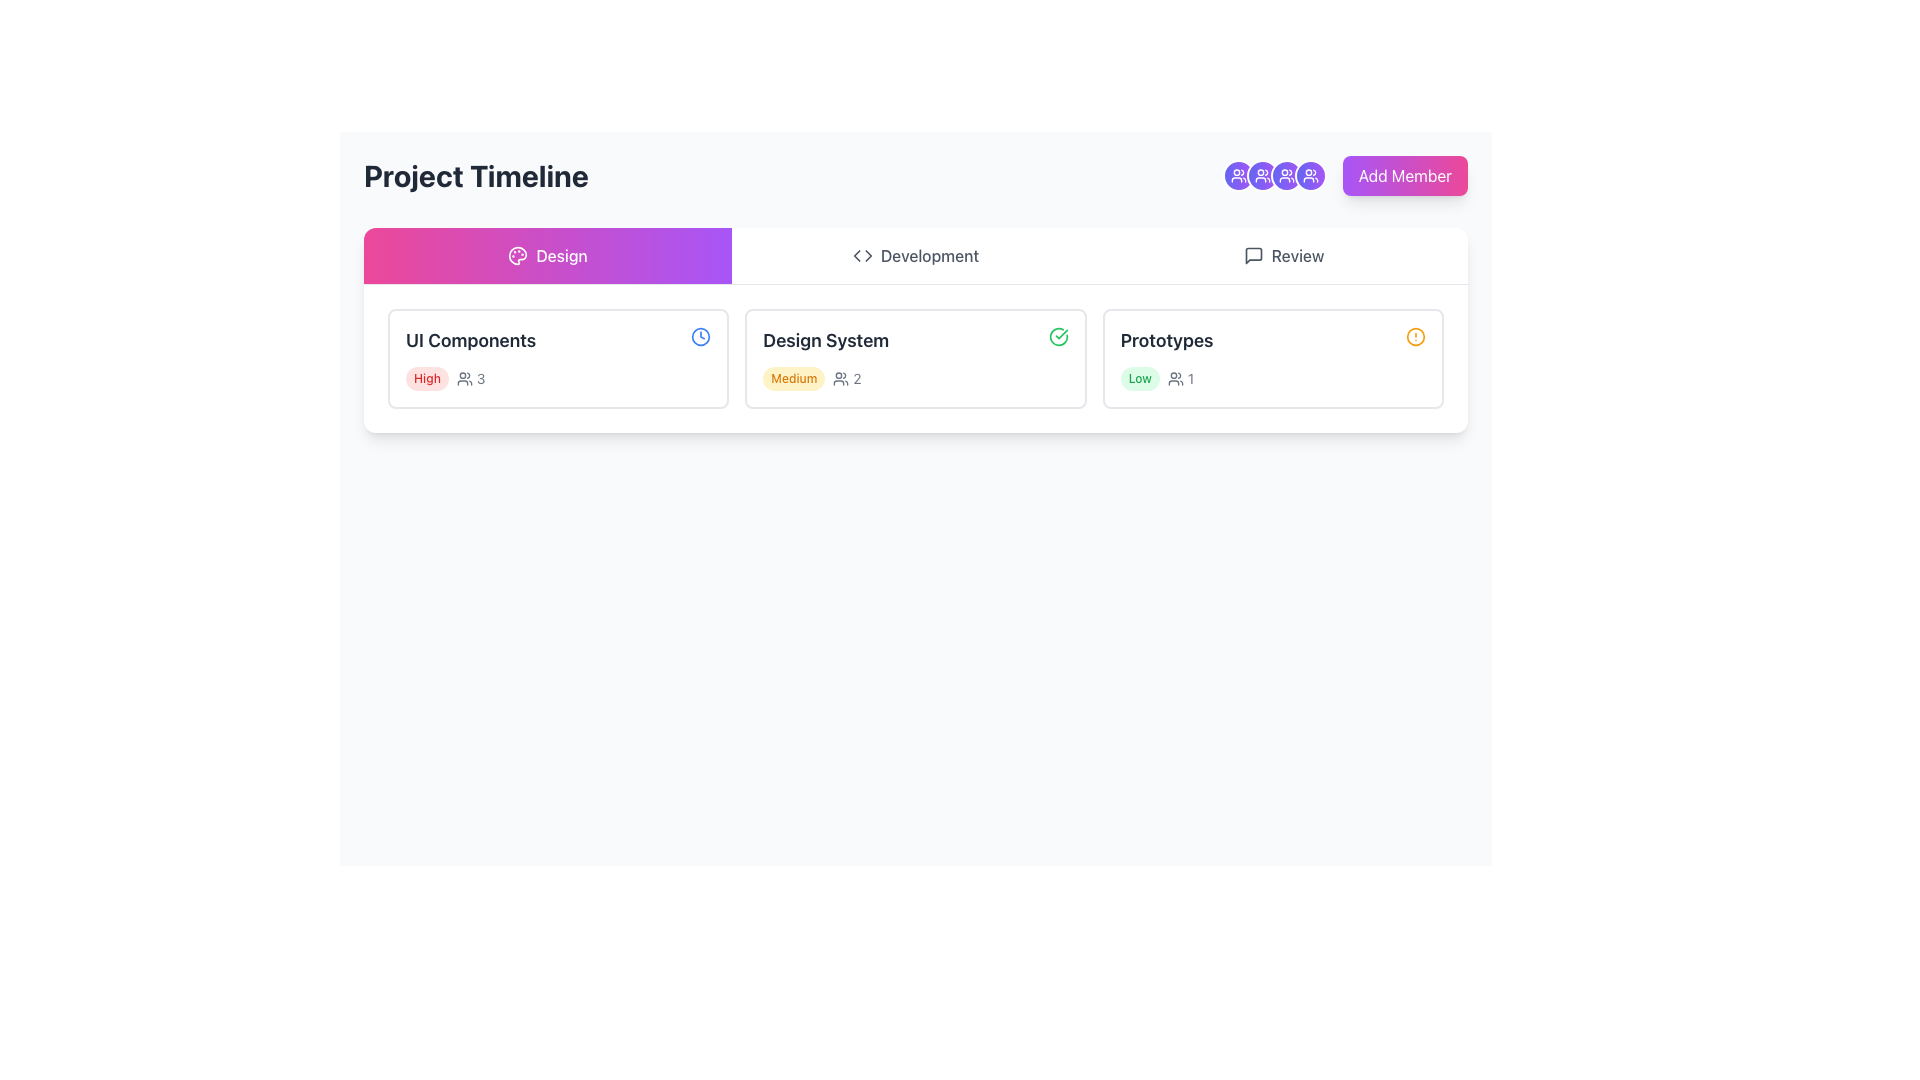 The image size is (1920, 1080). What do you see at coordinates (547, 254) in the screenshot?
I see `the 'Design' button, which is the first button in the horizontal row of navigation buttons` at bounding box center [547, 254].